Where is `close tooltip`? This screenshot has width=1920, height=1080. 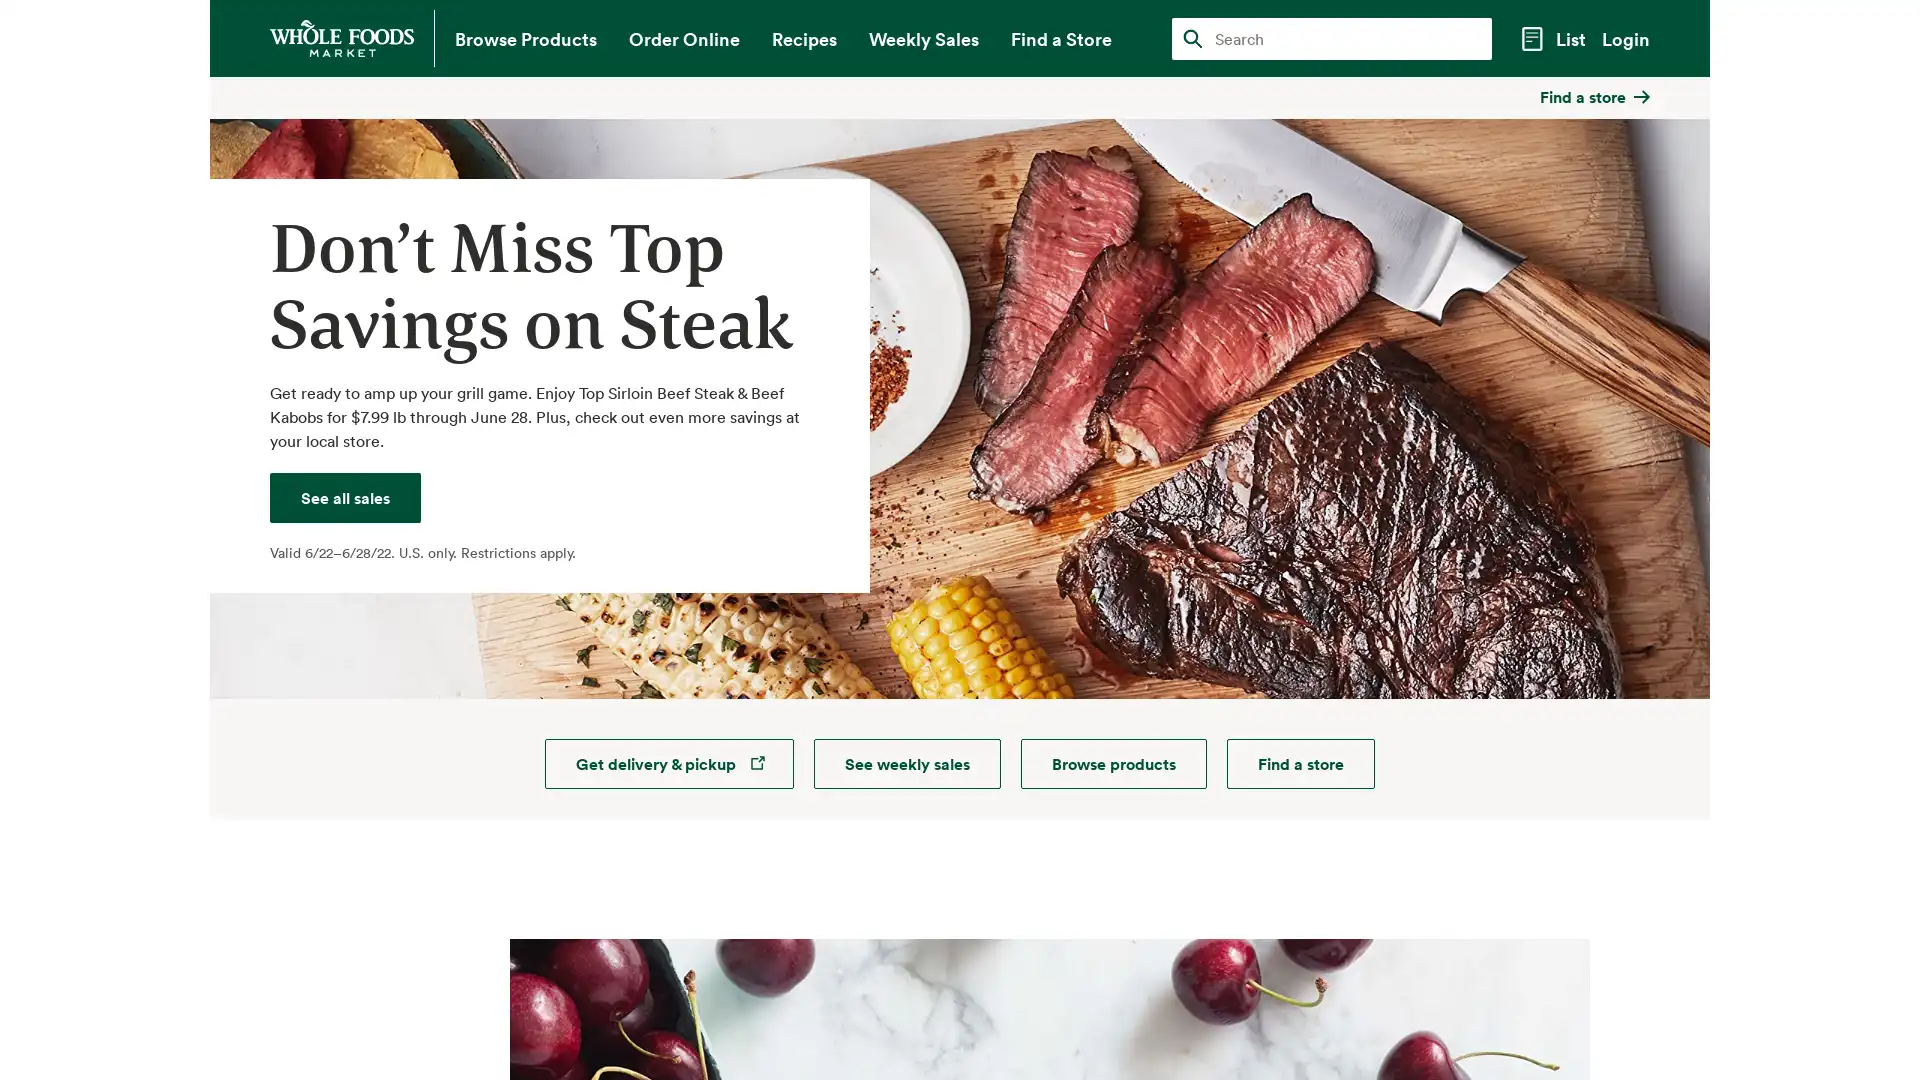
close tooltip is located at coordinates (1698, 92).